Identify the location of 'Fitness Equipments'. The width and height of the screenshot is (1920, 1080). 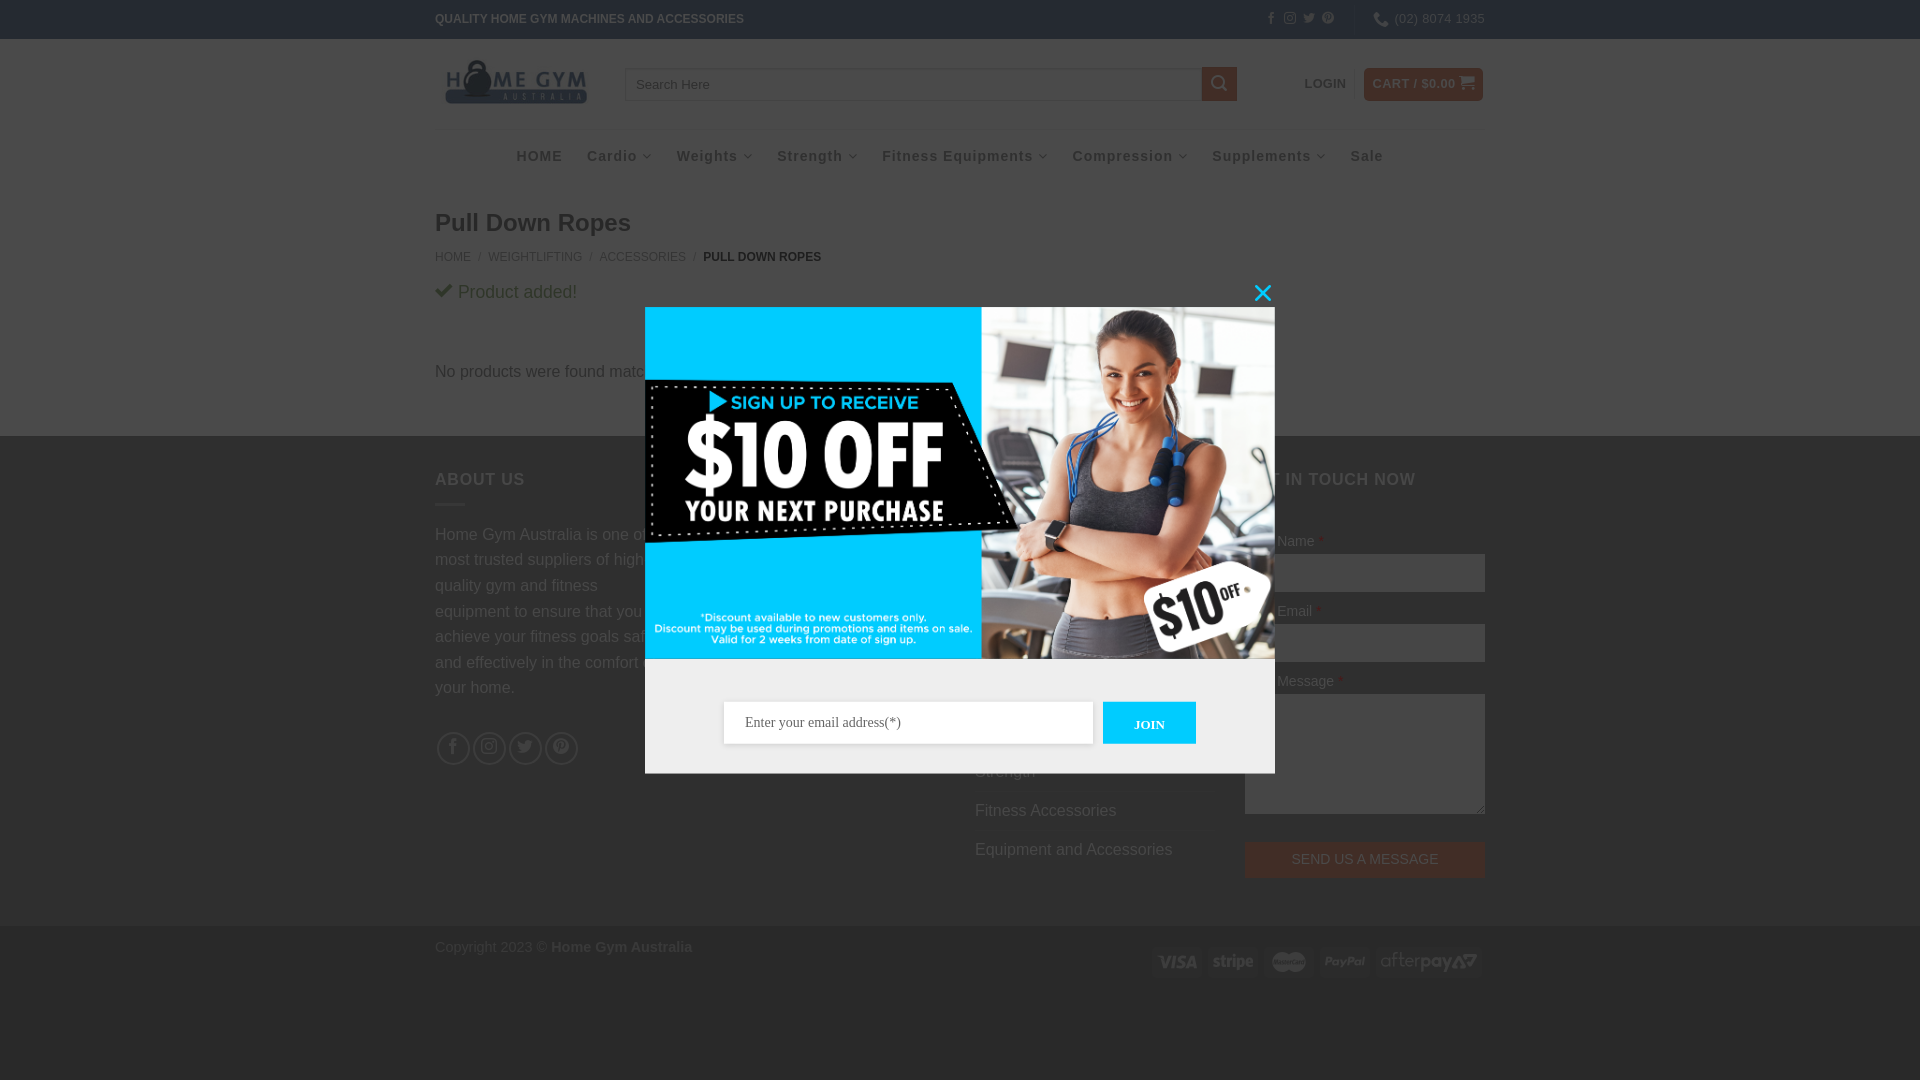
(964, 154).